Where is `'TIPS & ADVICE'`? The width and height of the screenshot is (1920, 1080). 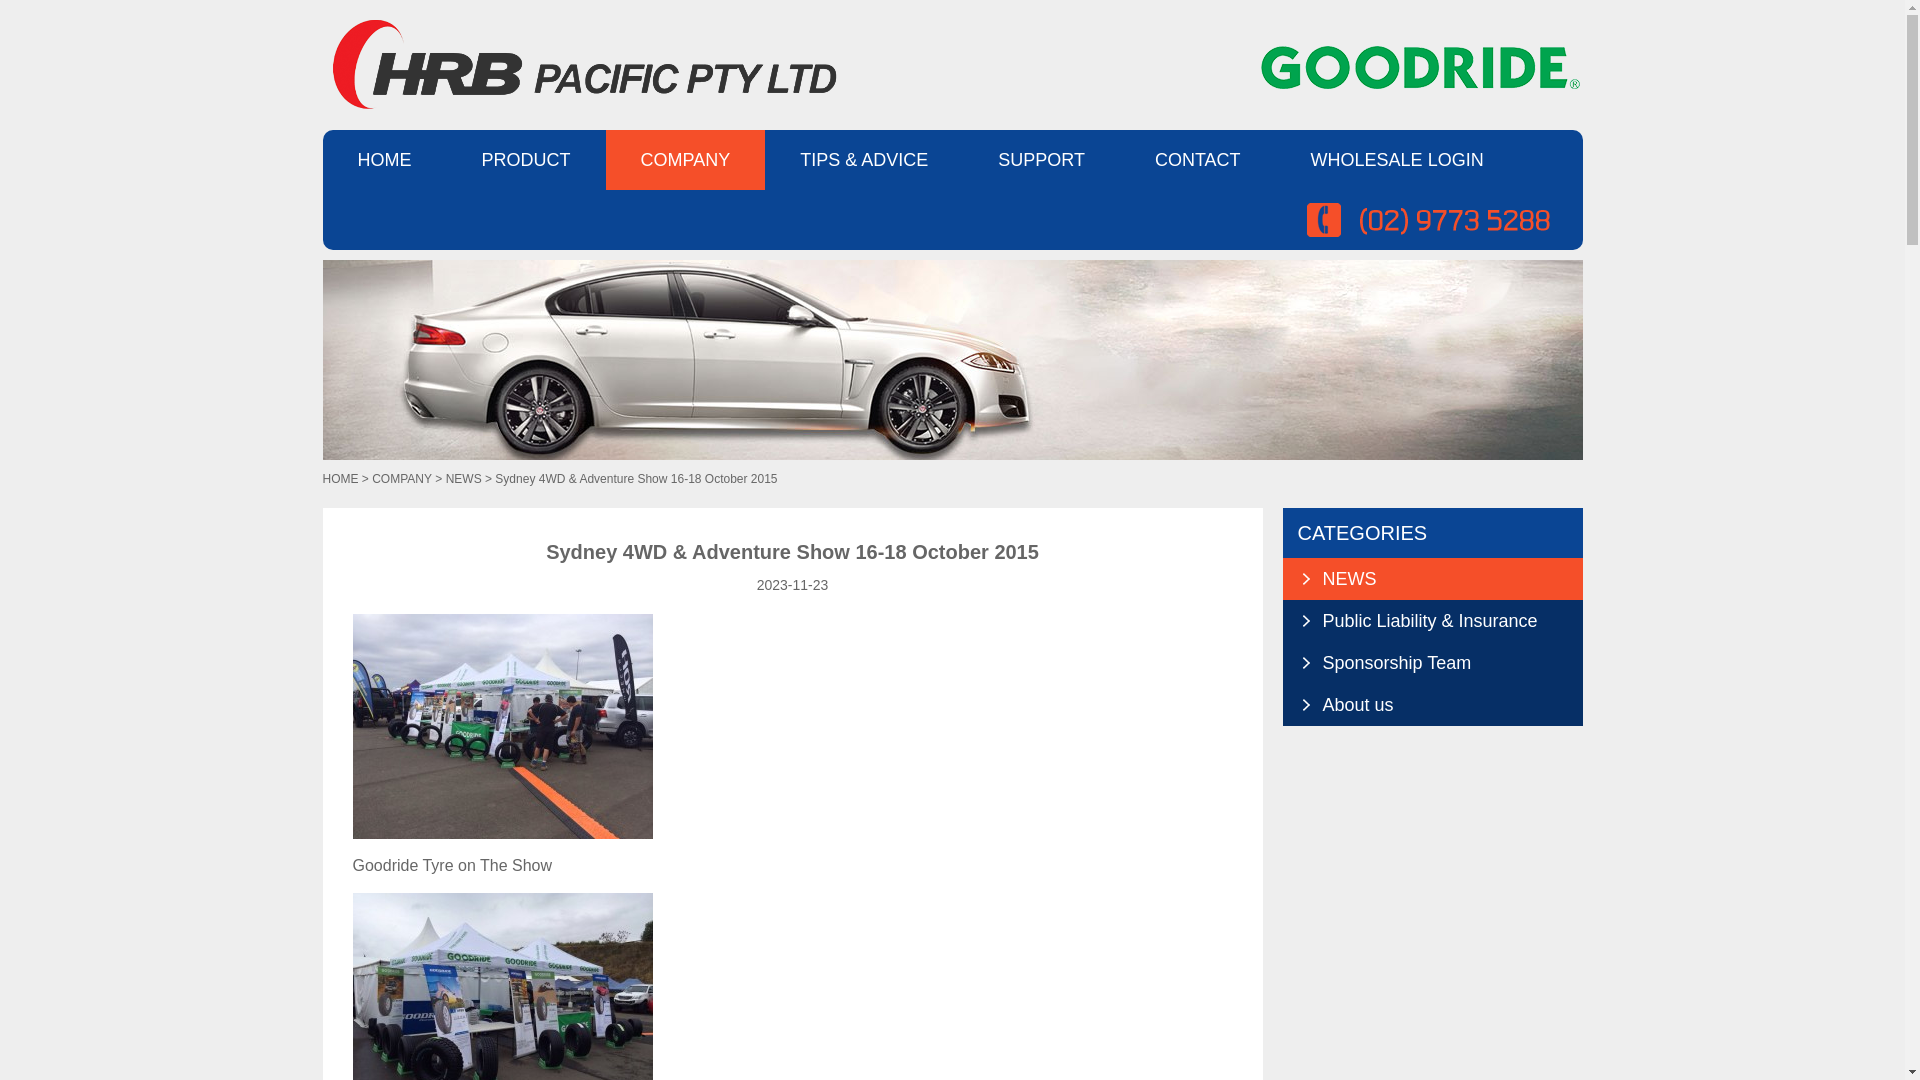 'TIPS & ADVICE' is located at coordinates (864, 158).